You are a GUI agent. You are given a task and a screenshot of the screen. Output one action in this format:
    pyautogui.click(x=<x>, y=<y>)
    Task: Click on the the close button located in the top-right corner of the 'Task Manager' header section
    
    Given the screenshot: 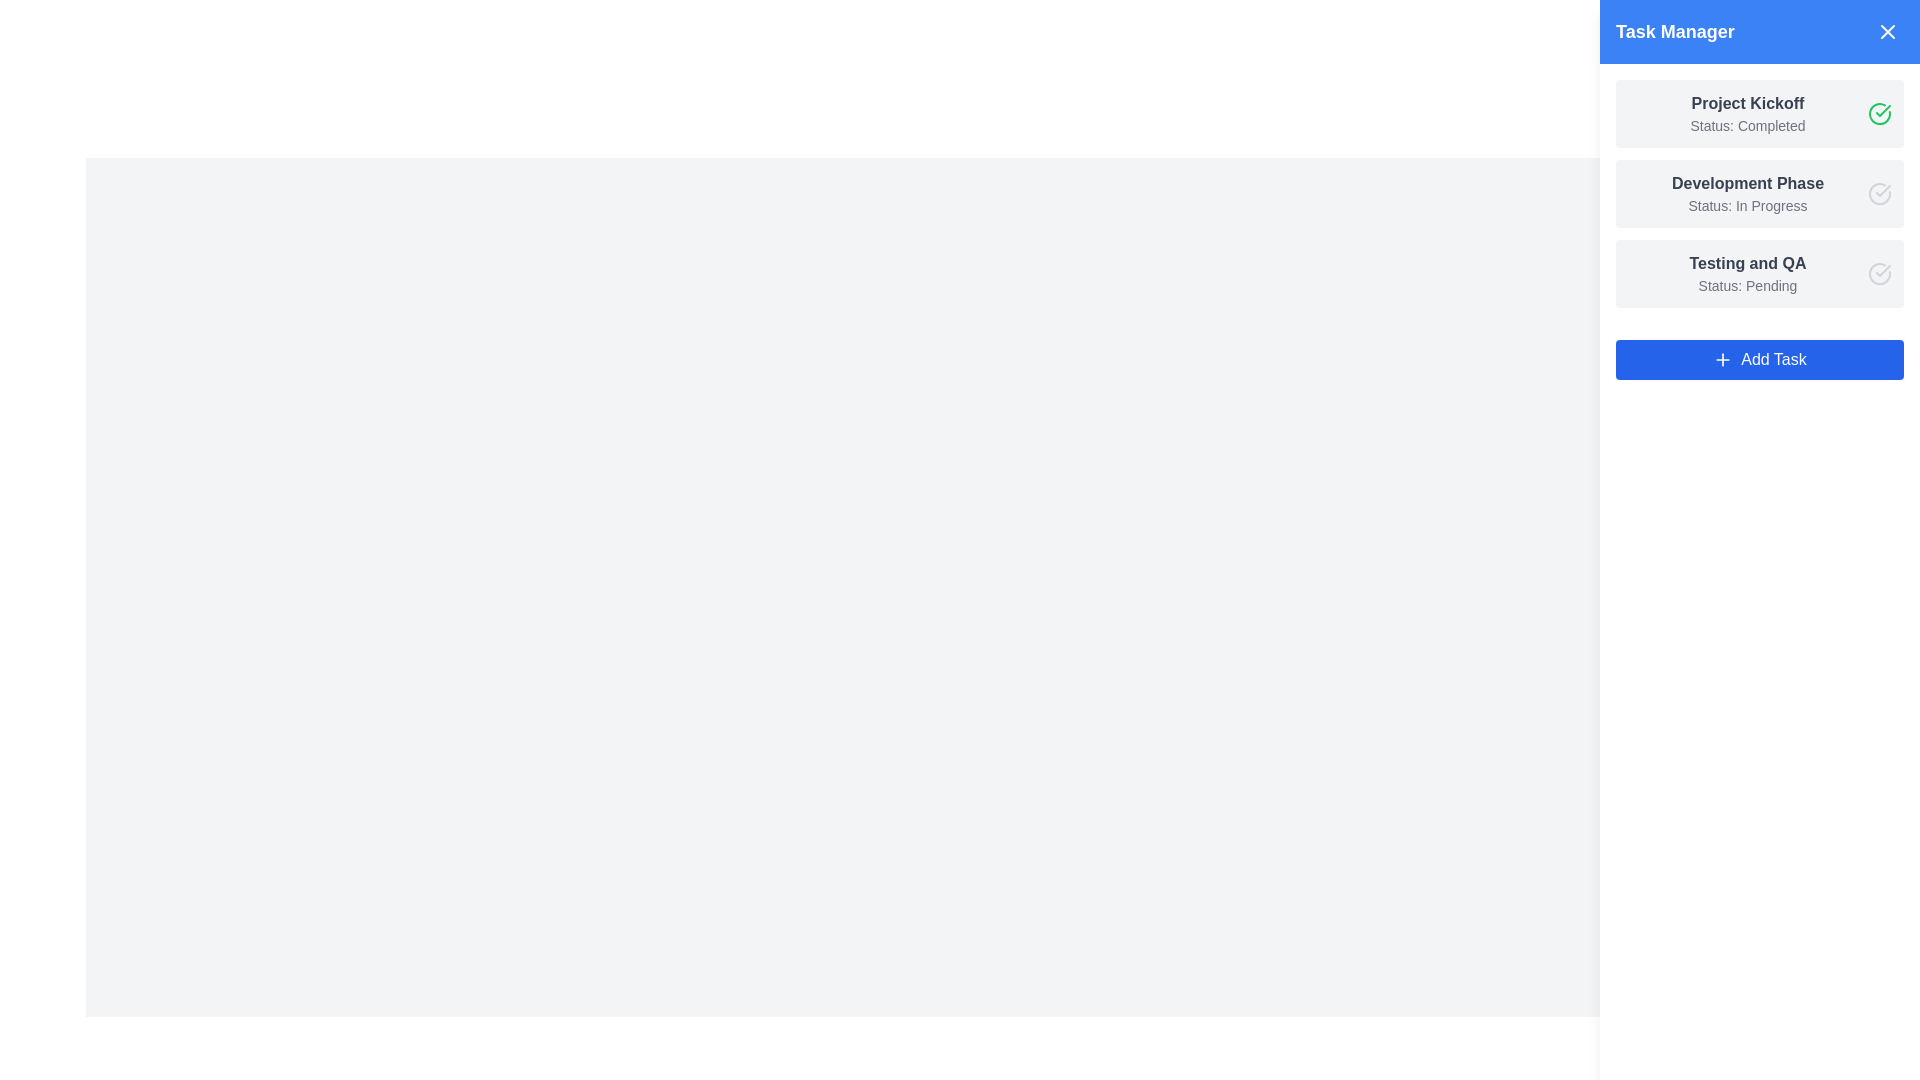 What is the action you would take?
    pyautogui.click(x=1886, y=31)
    